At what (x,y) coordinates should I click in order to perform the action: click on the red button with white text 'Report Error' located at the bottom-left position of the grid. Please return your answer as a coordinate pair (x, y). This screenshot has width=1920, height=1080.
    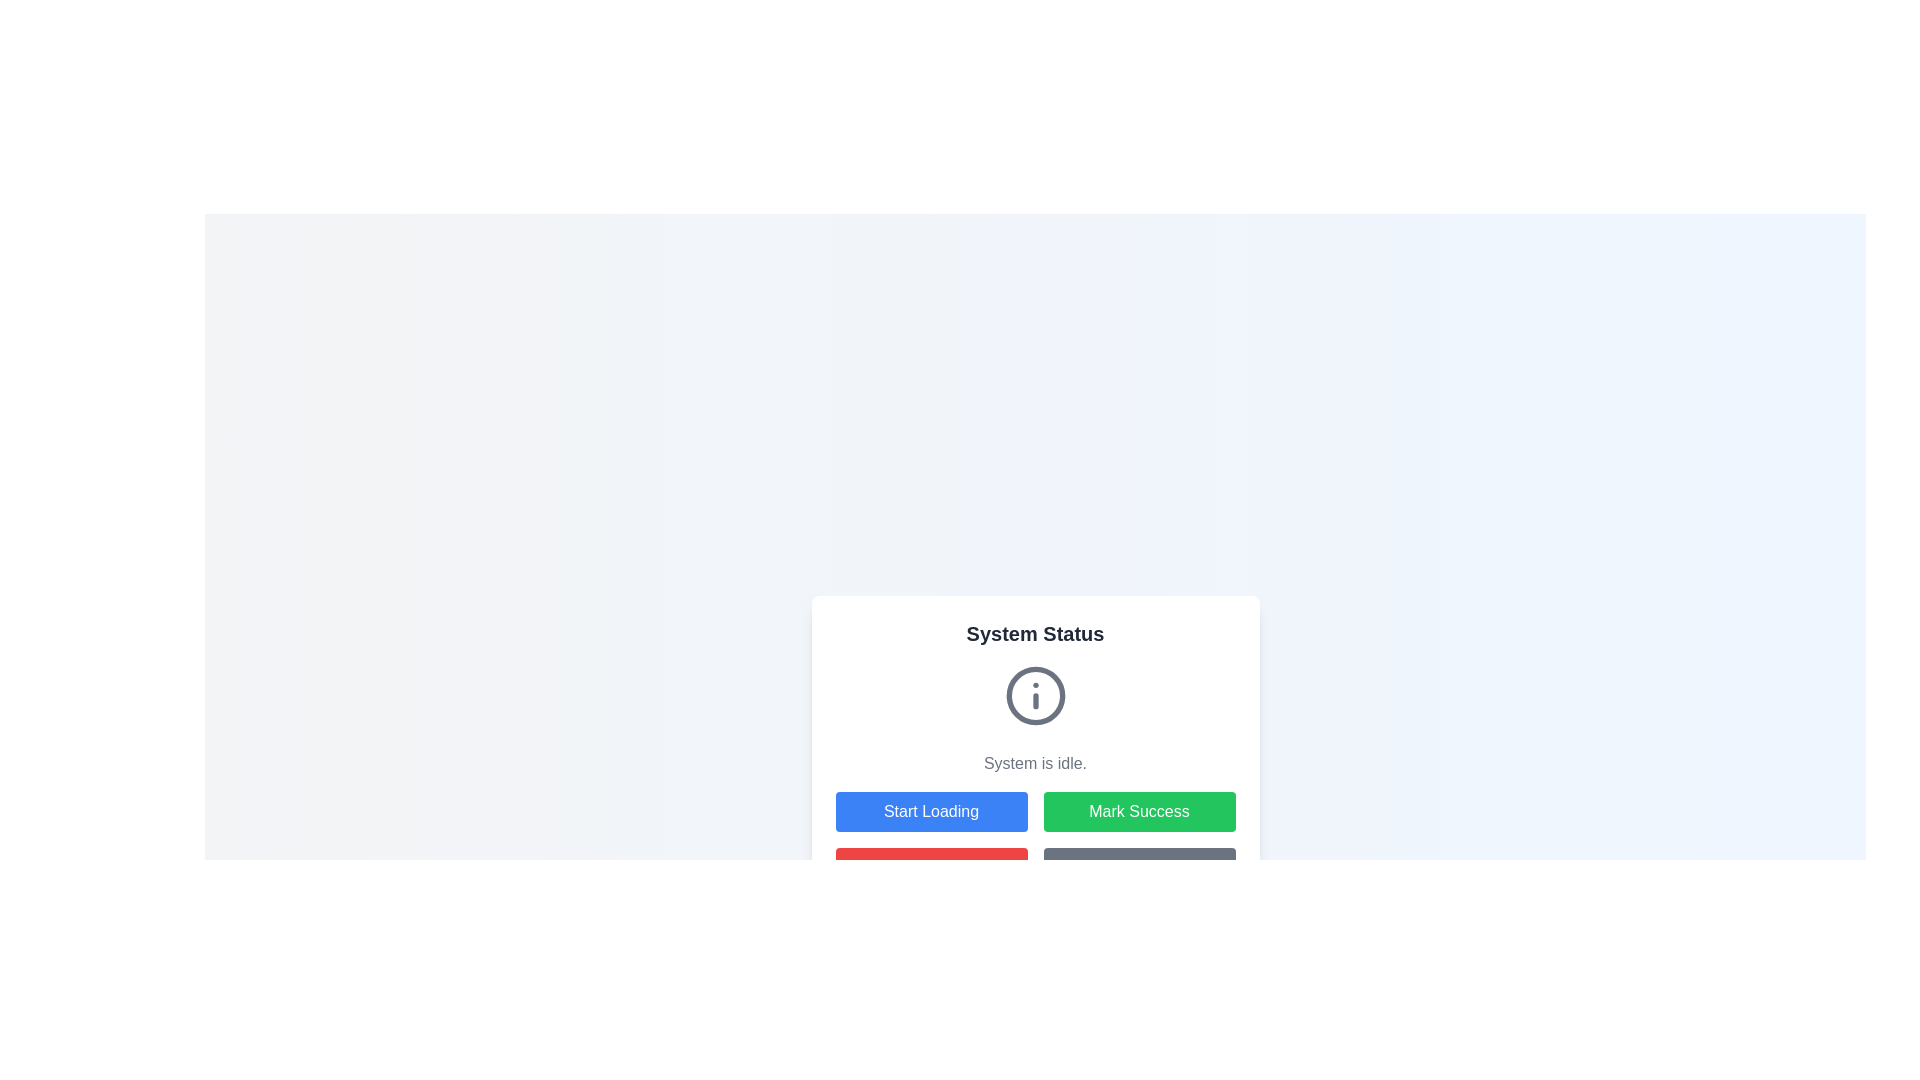
    Looking at the image, I should click on (930, 866).